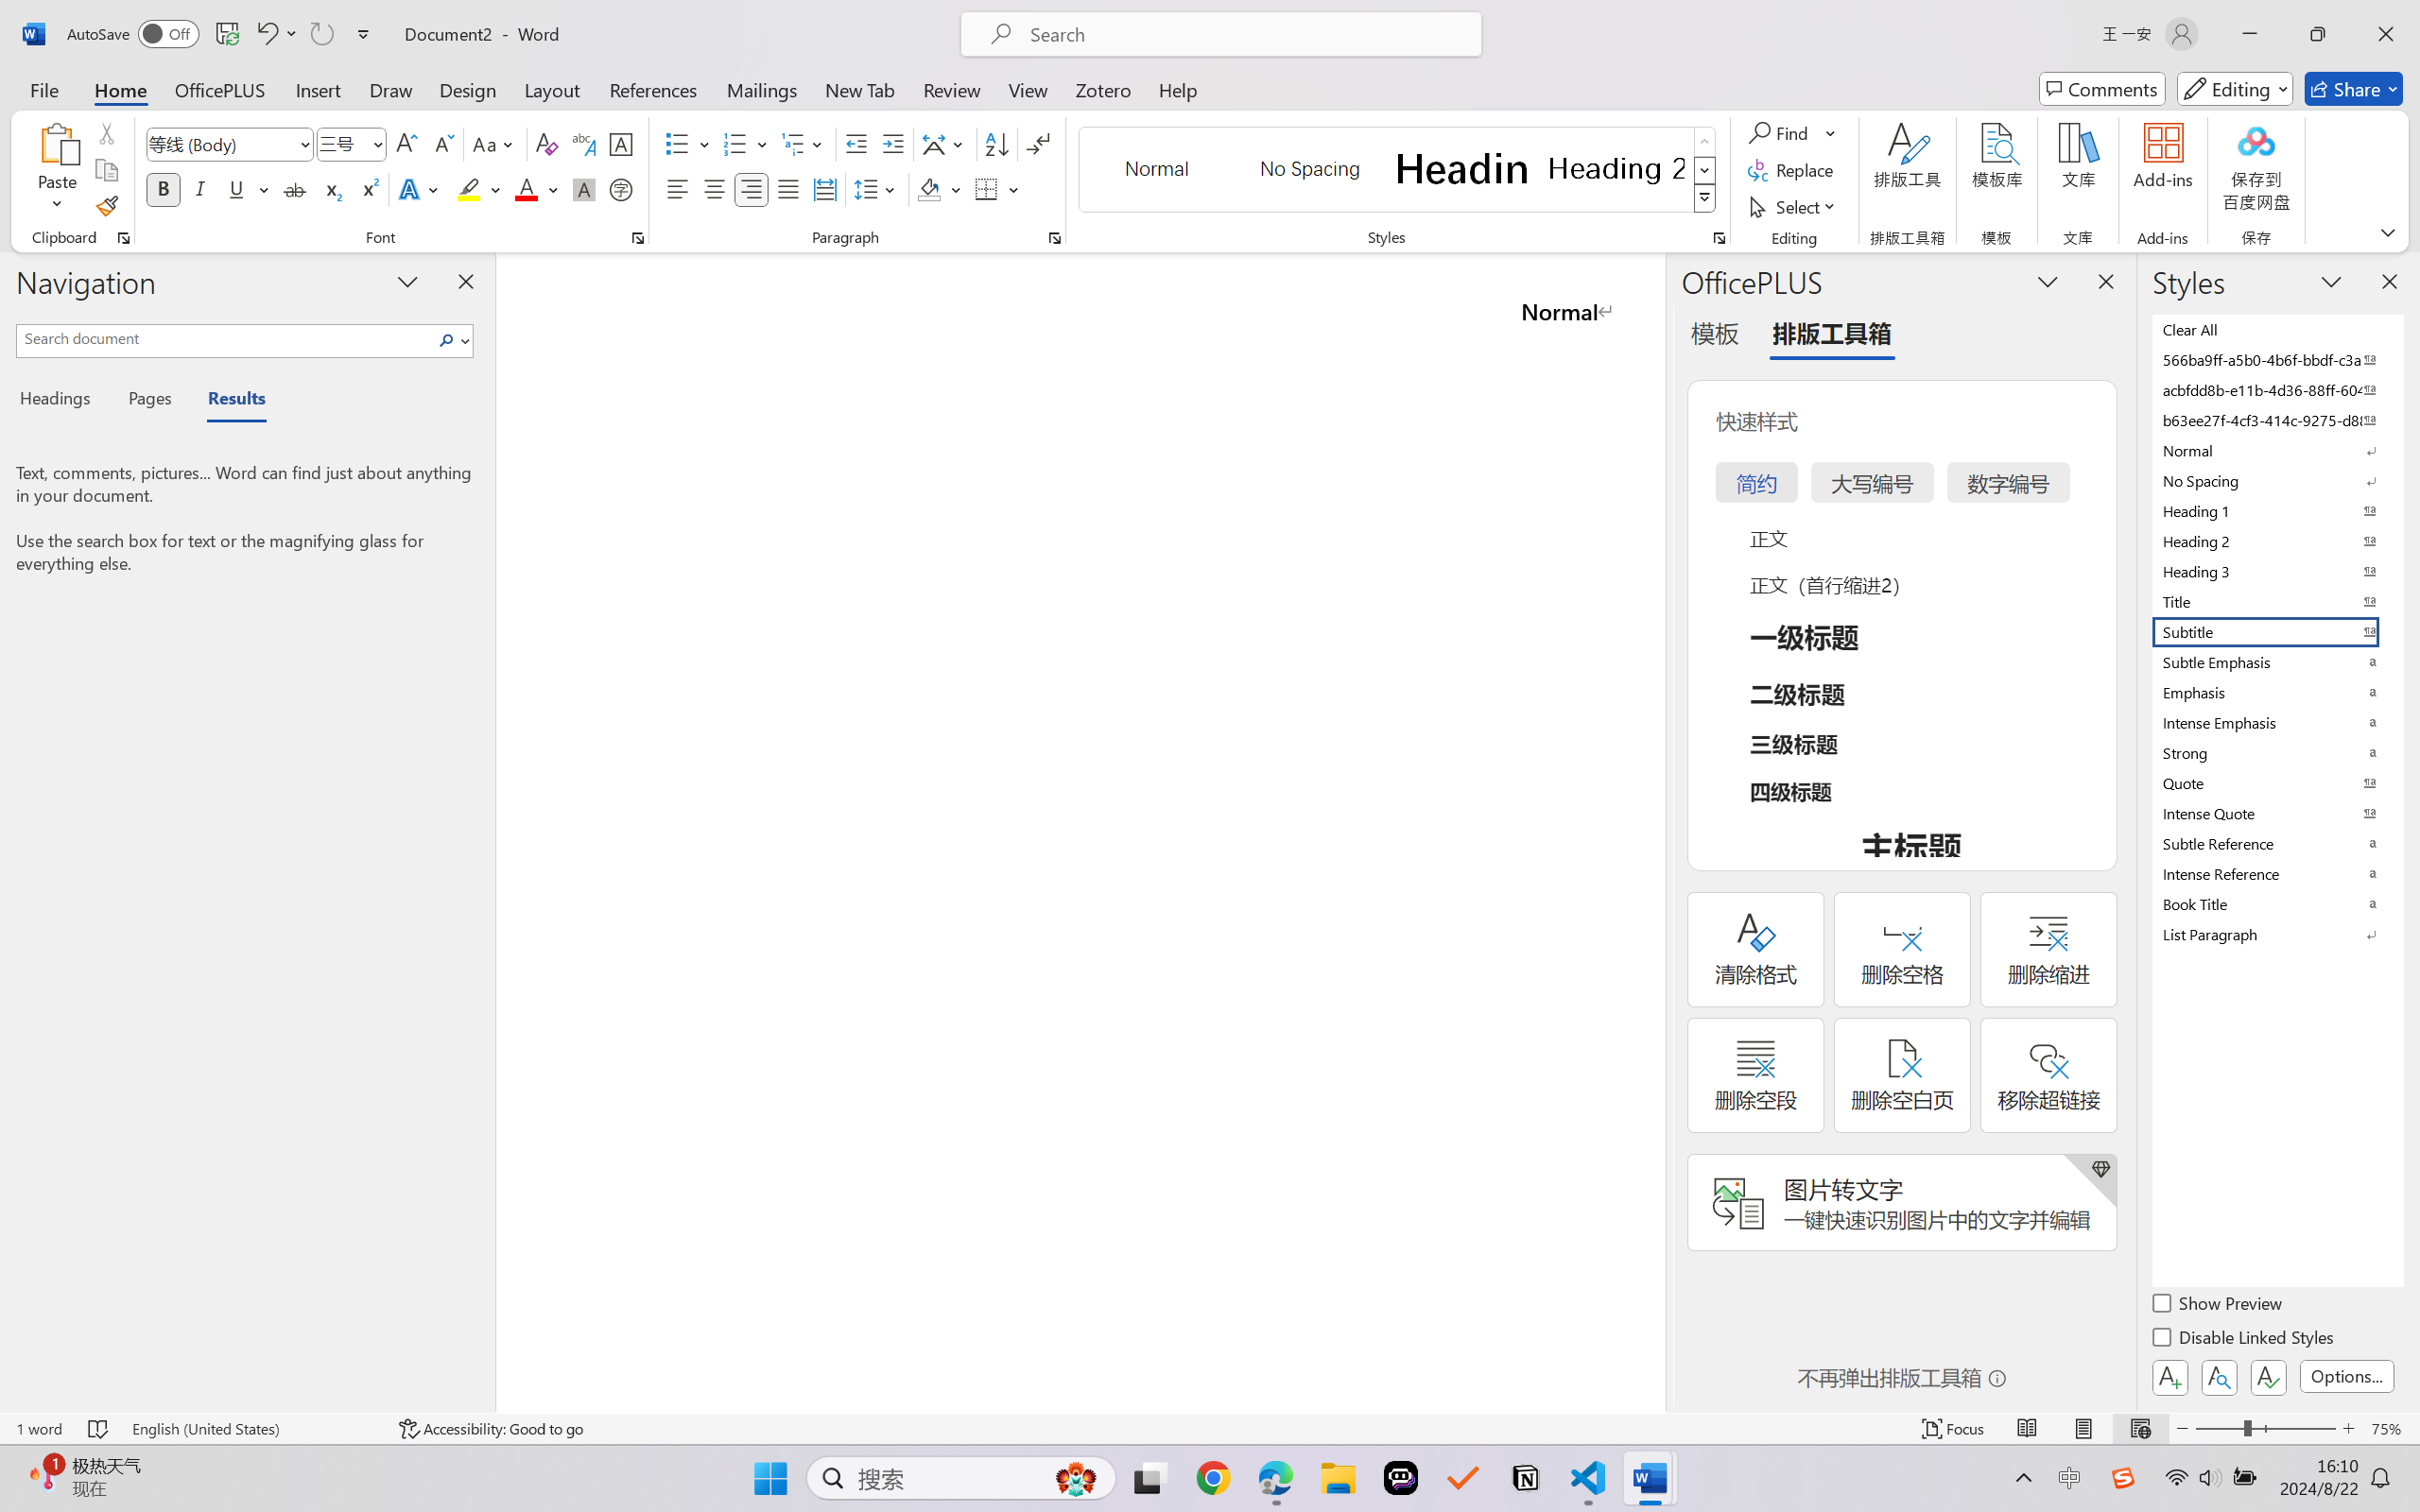  Describe the element at coordinates (294, 188) in the screenshot. I see `'Strikethrough'` at that location.